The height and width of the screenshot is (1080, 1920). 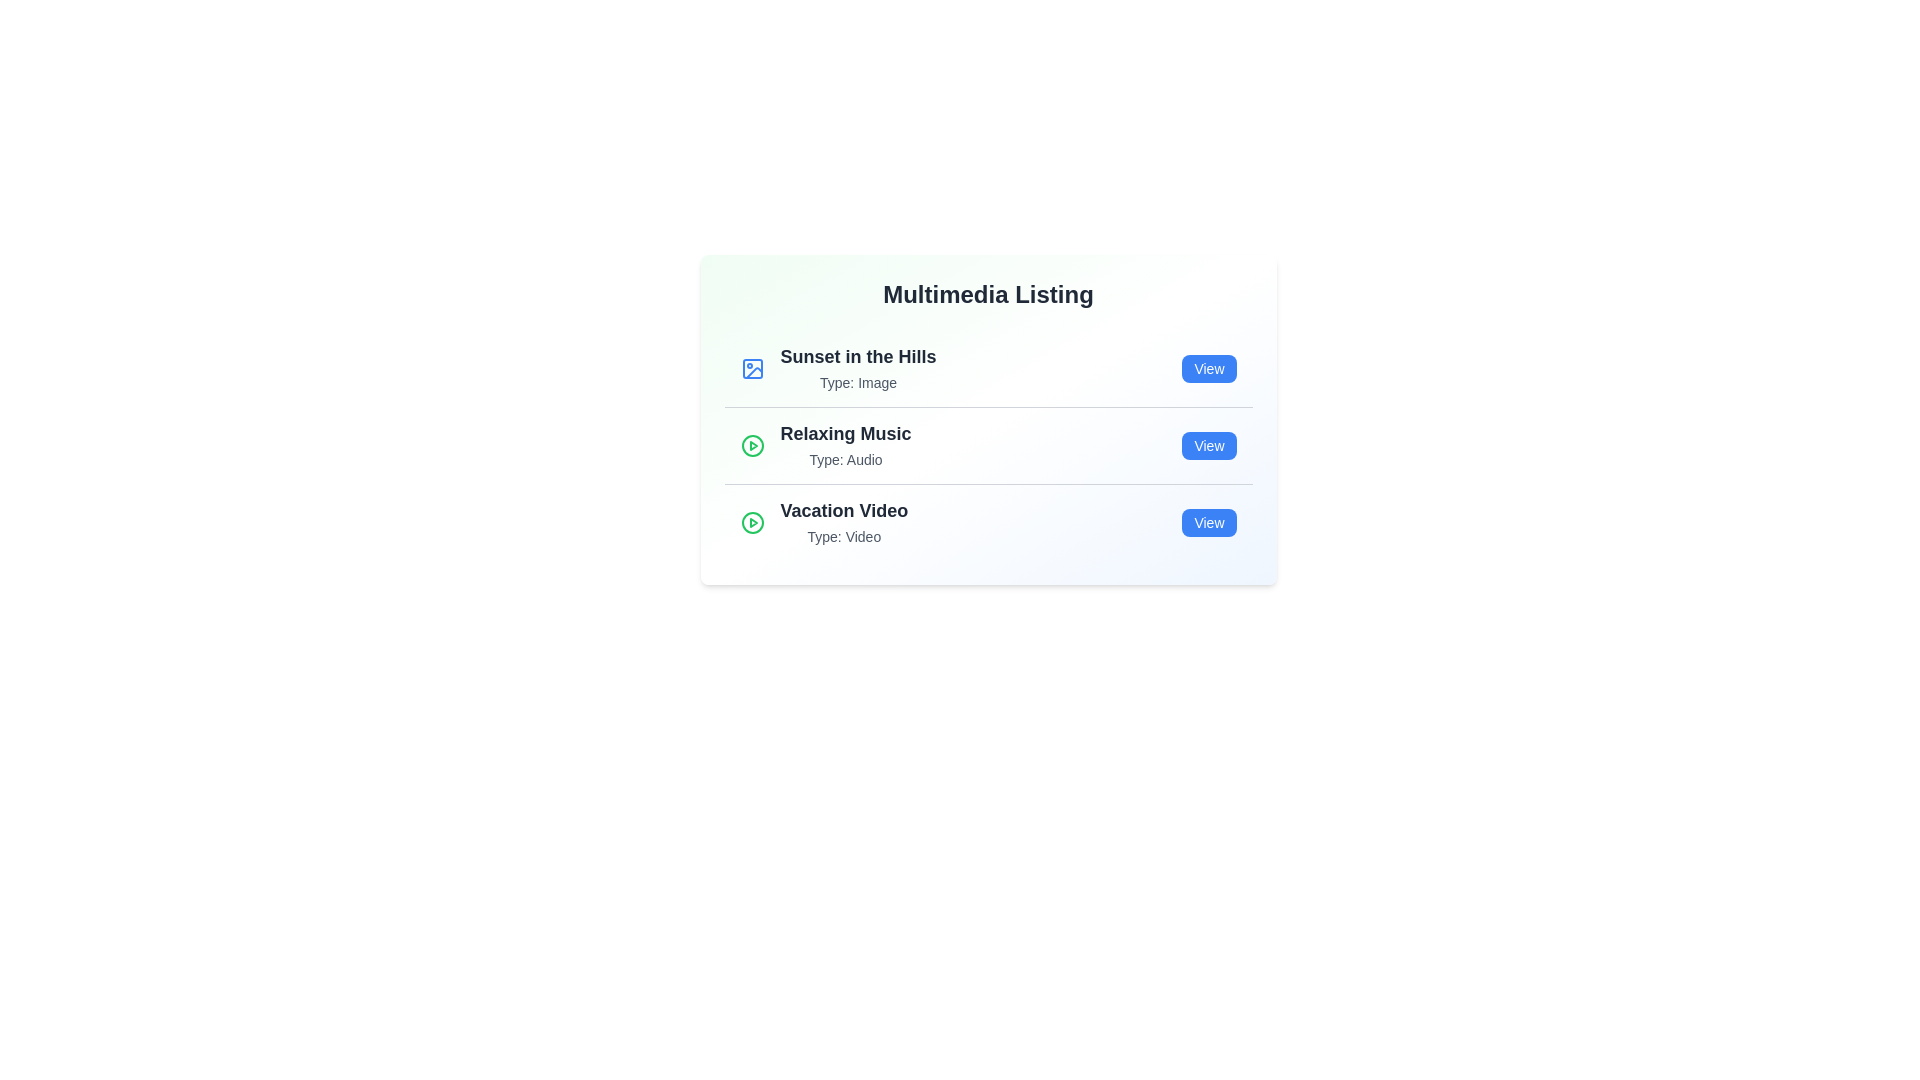 I want to click on 'View' button for the multimedia item Sunset in the Hills, so click(x=1208, y=369).